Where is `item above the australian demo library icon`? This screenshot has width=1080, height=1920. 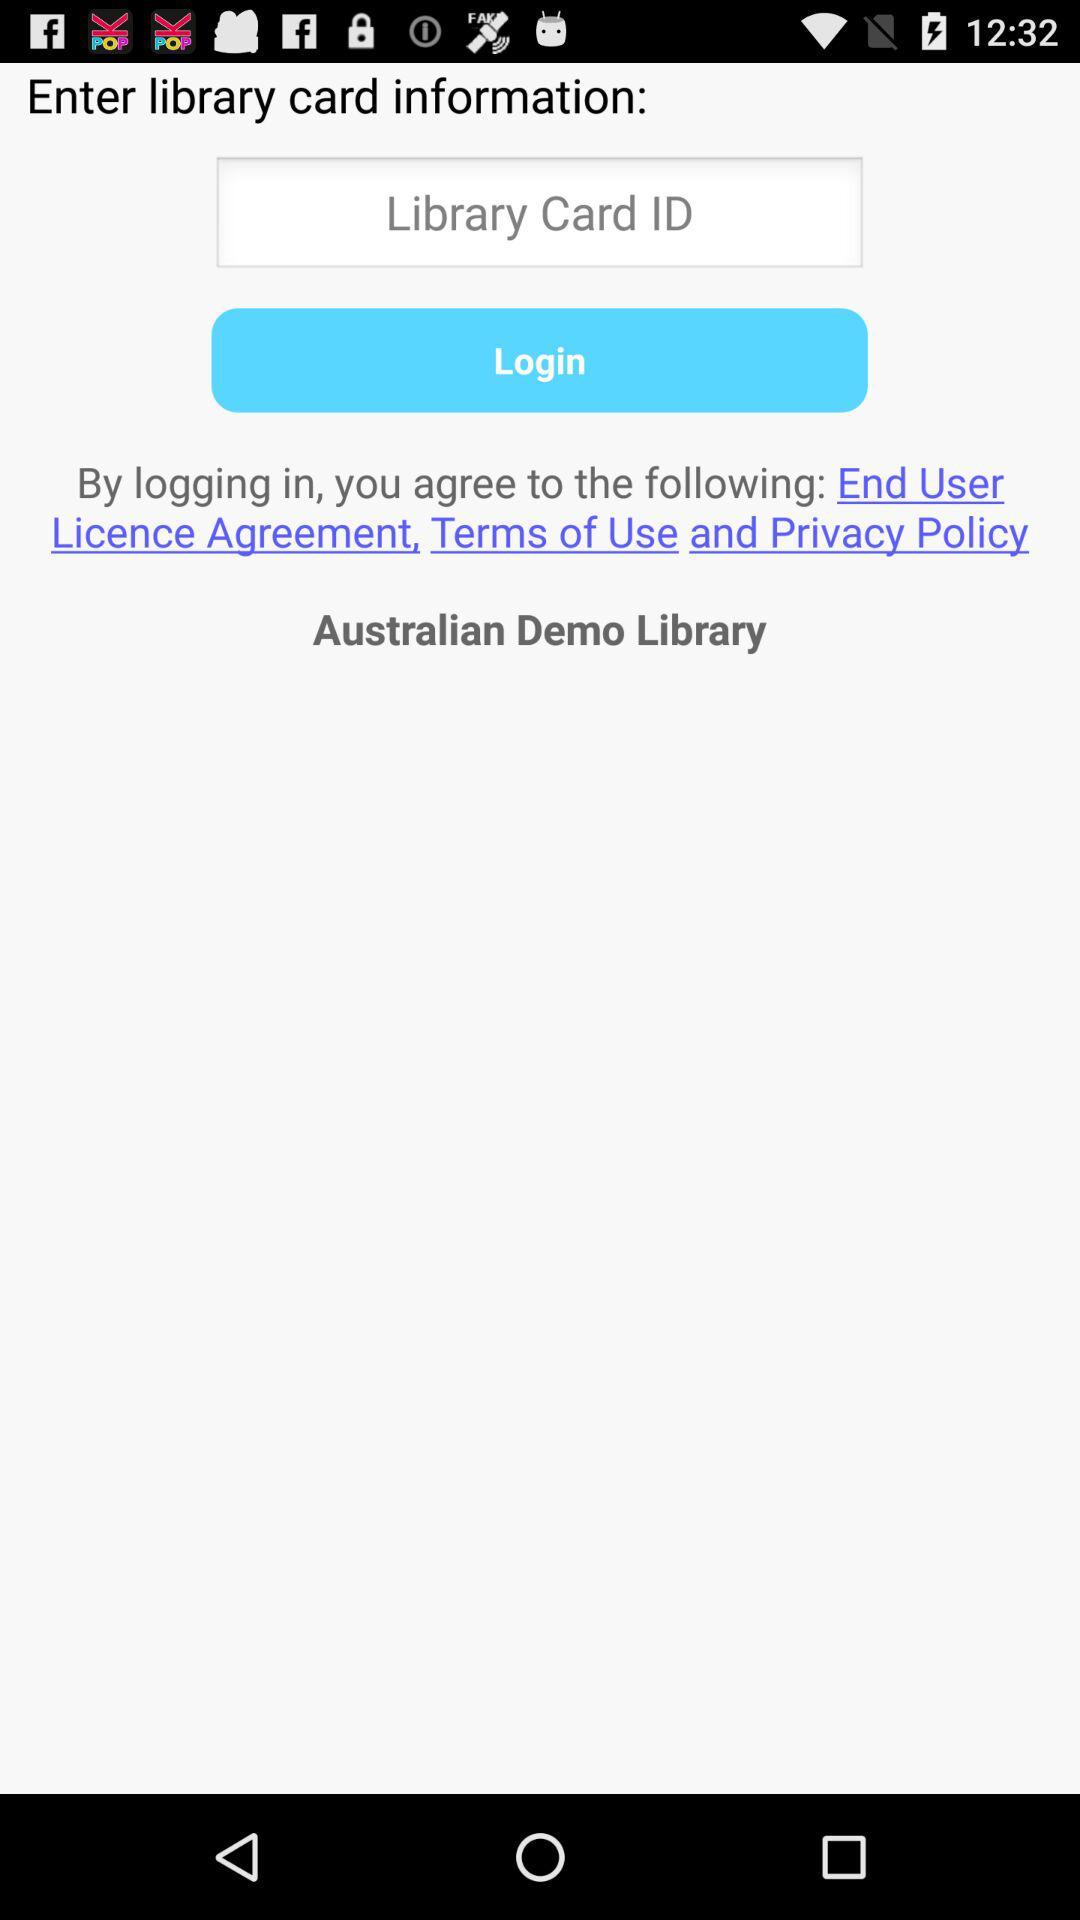
item above the australian demo library icon is located at coordinates (540, 506).